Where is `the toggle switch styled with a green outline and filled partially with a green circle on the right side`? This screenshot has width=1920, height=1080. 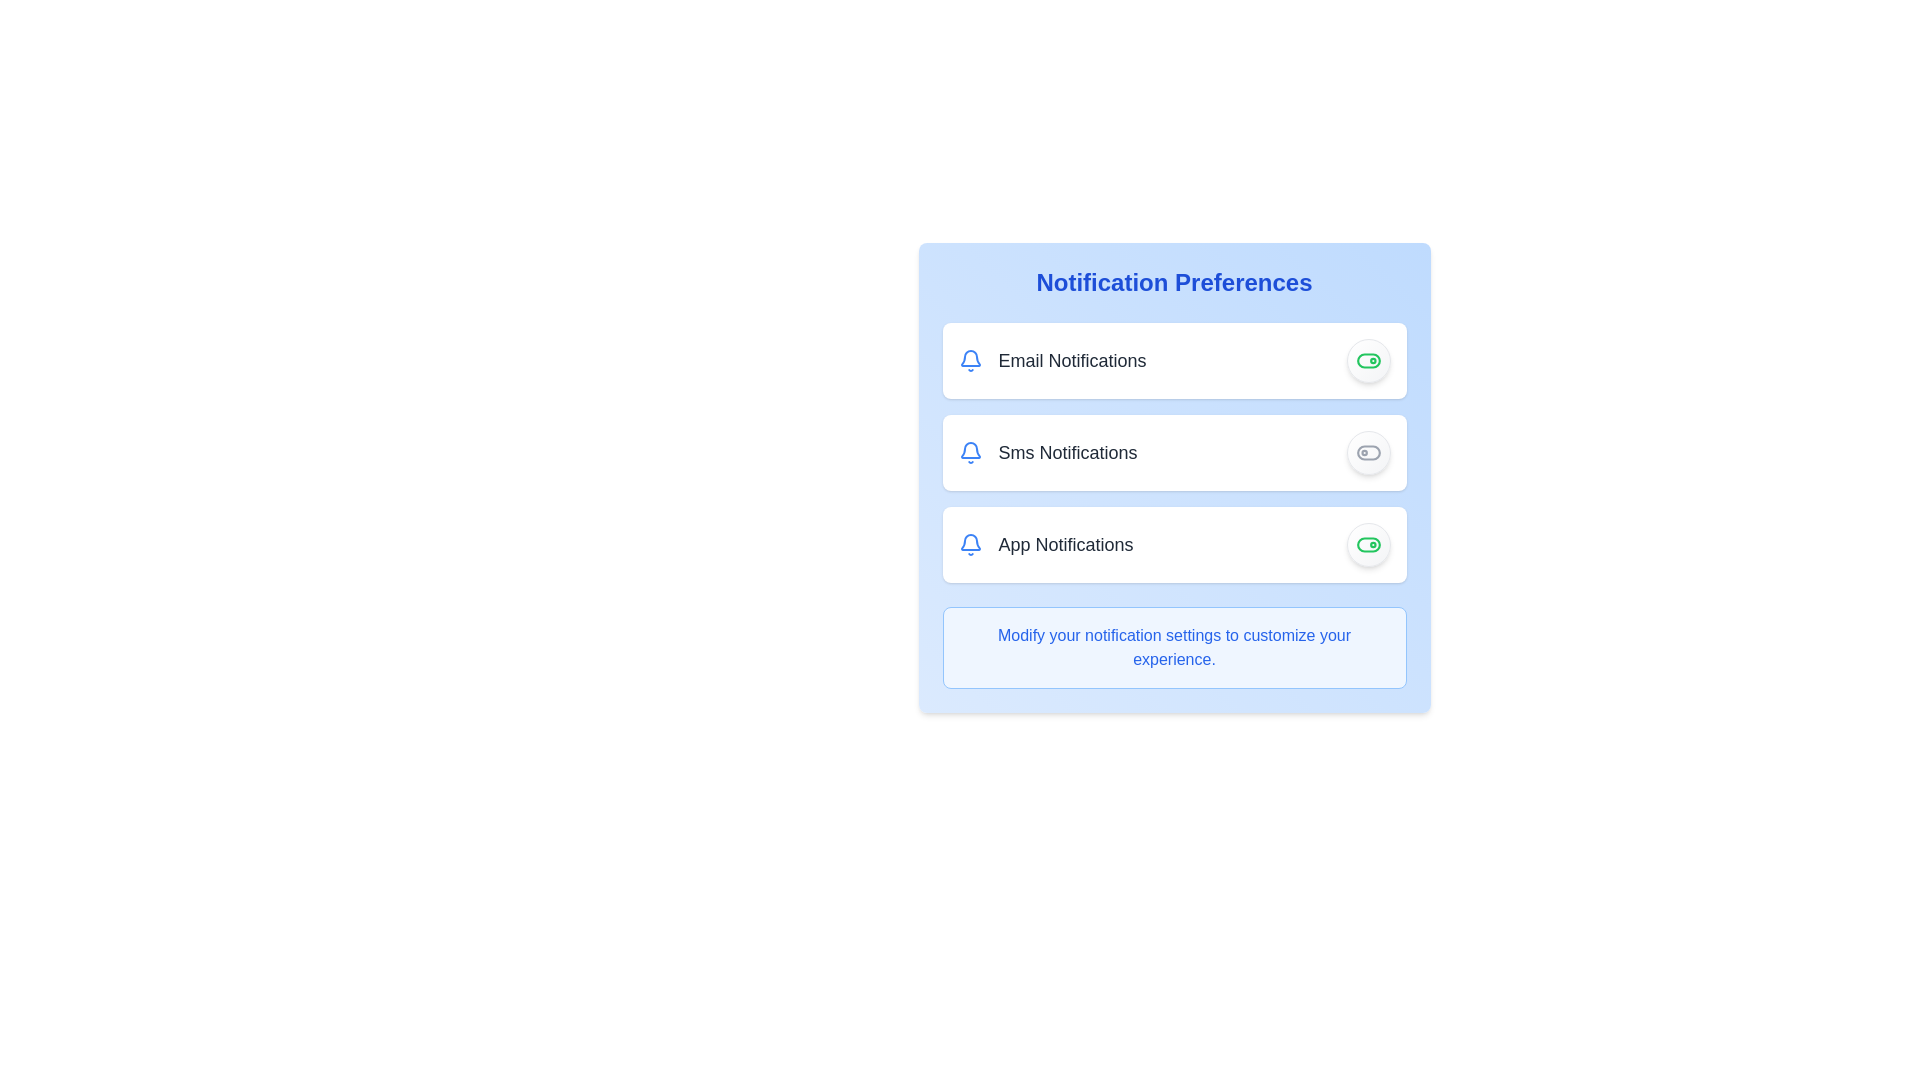 the toggle switch styled with a green outline and filled partially with a green circle on the right side is located at coordinates (1367, 544).